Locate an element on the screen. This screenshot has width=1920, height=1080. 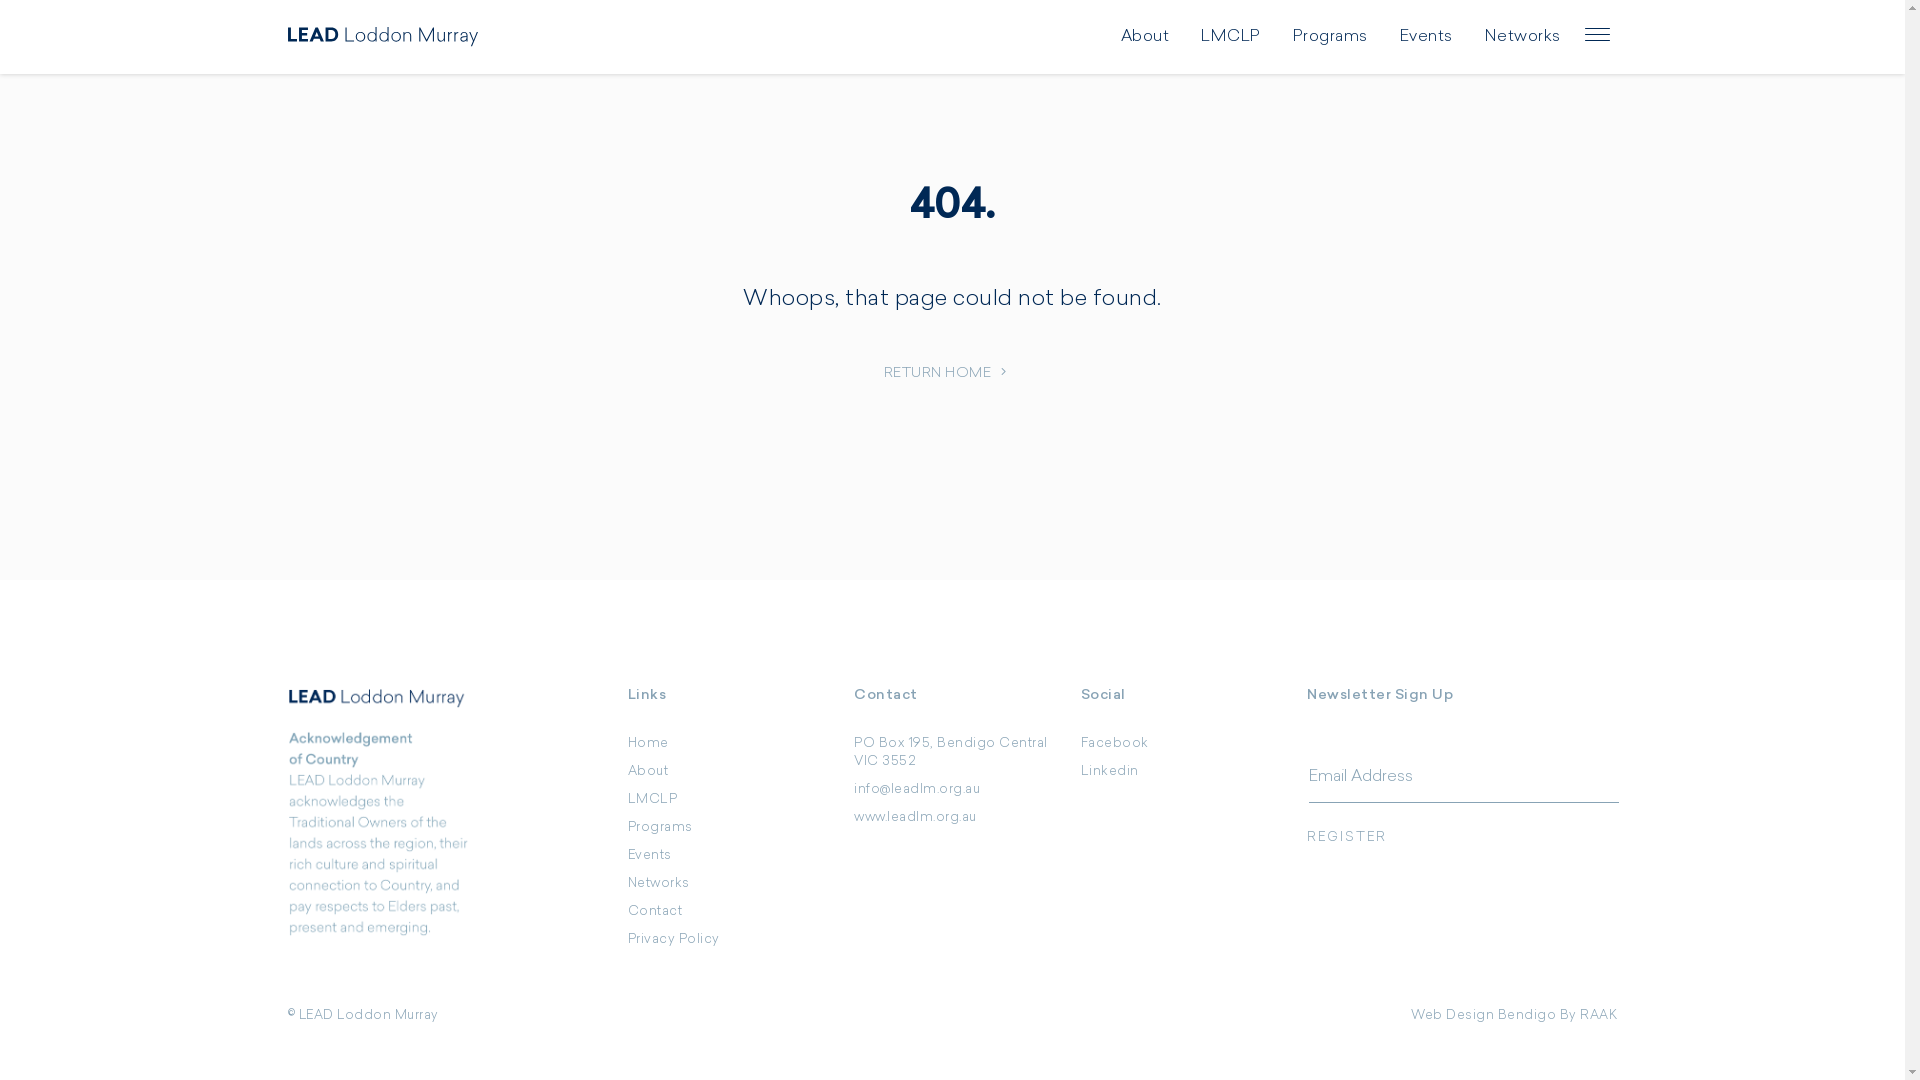
'About' is located at coordinates (648, 770).